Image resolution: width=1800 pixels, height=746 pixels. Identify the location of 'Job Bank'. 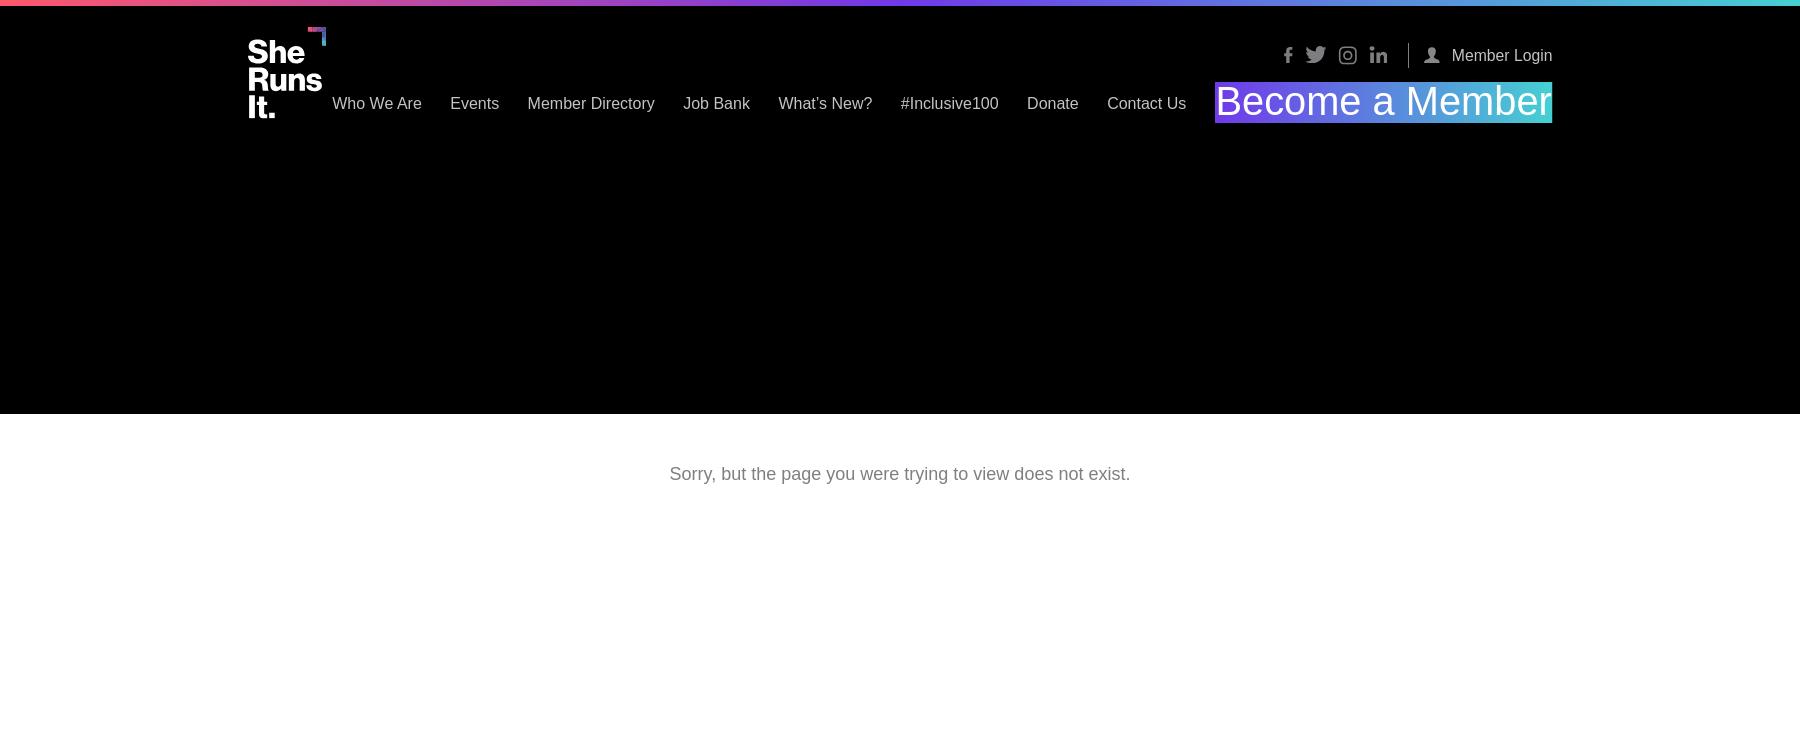
(872, 102).